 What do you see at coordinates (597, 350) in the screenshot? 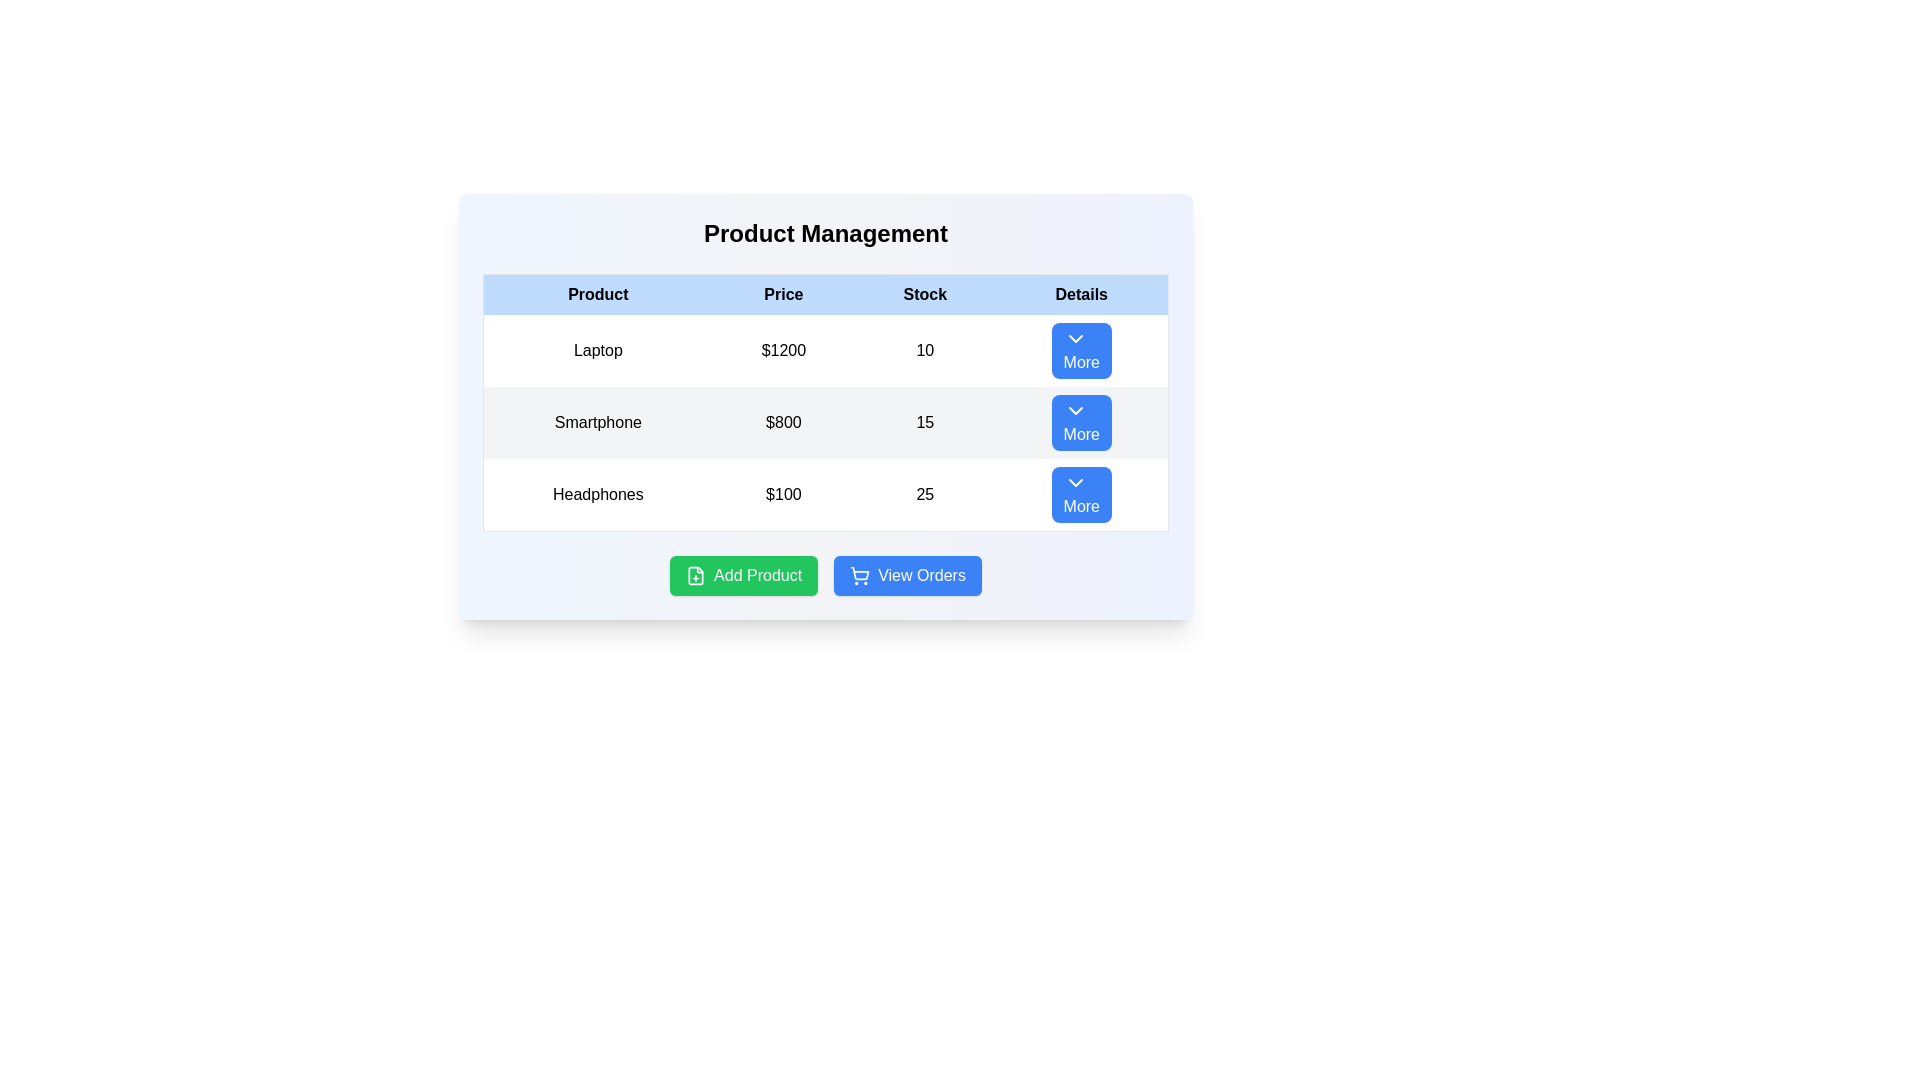
I see `the text label displaying the product name of the first item in the list, located under the 'Product' column in the tabular layout` at bounding box center [597, 350].